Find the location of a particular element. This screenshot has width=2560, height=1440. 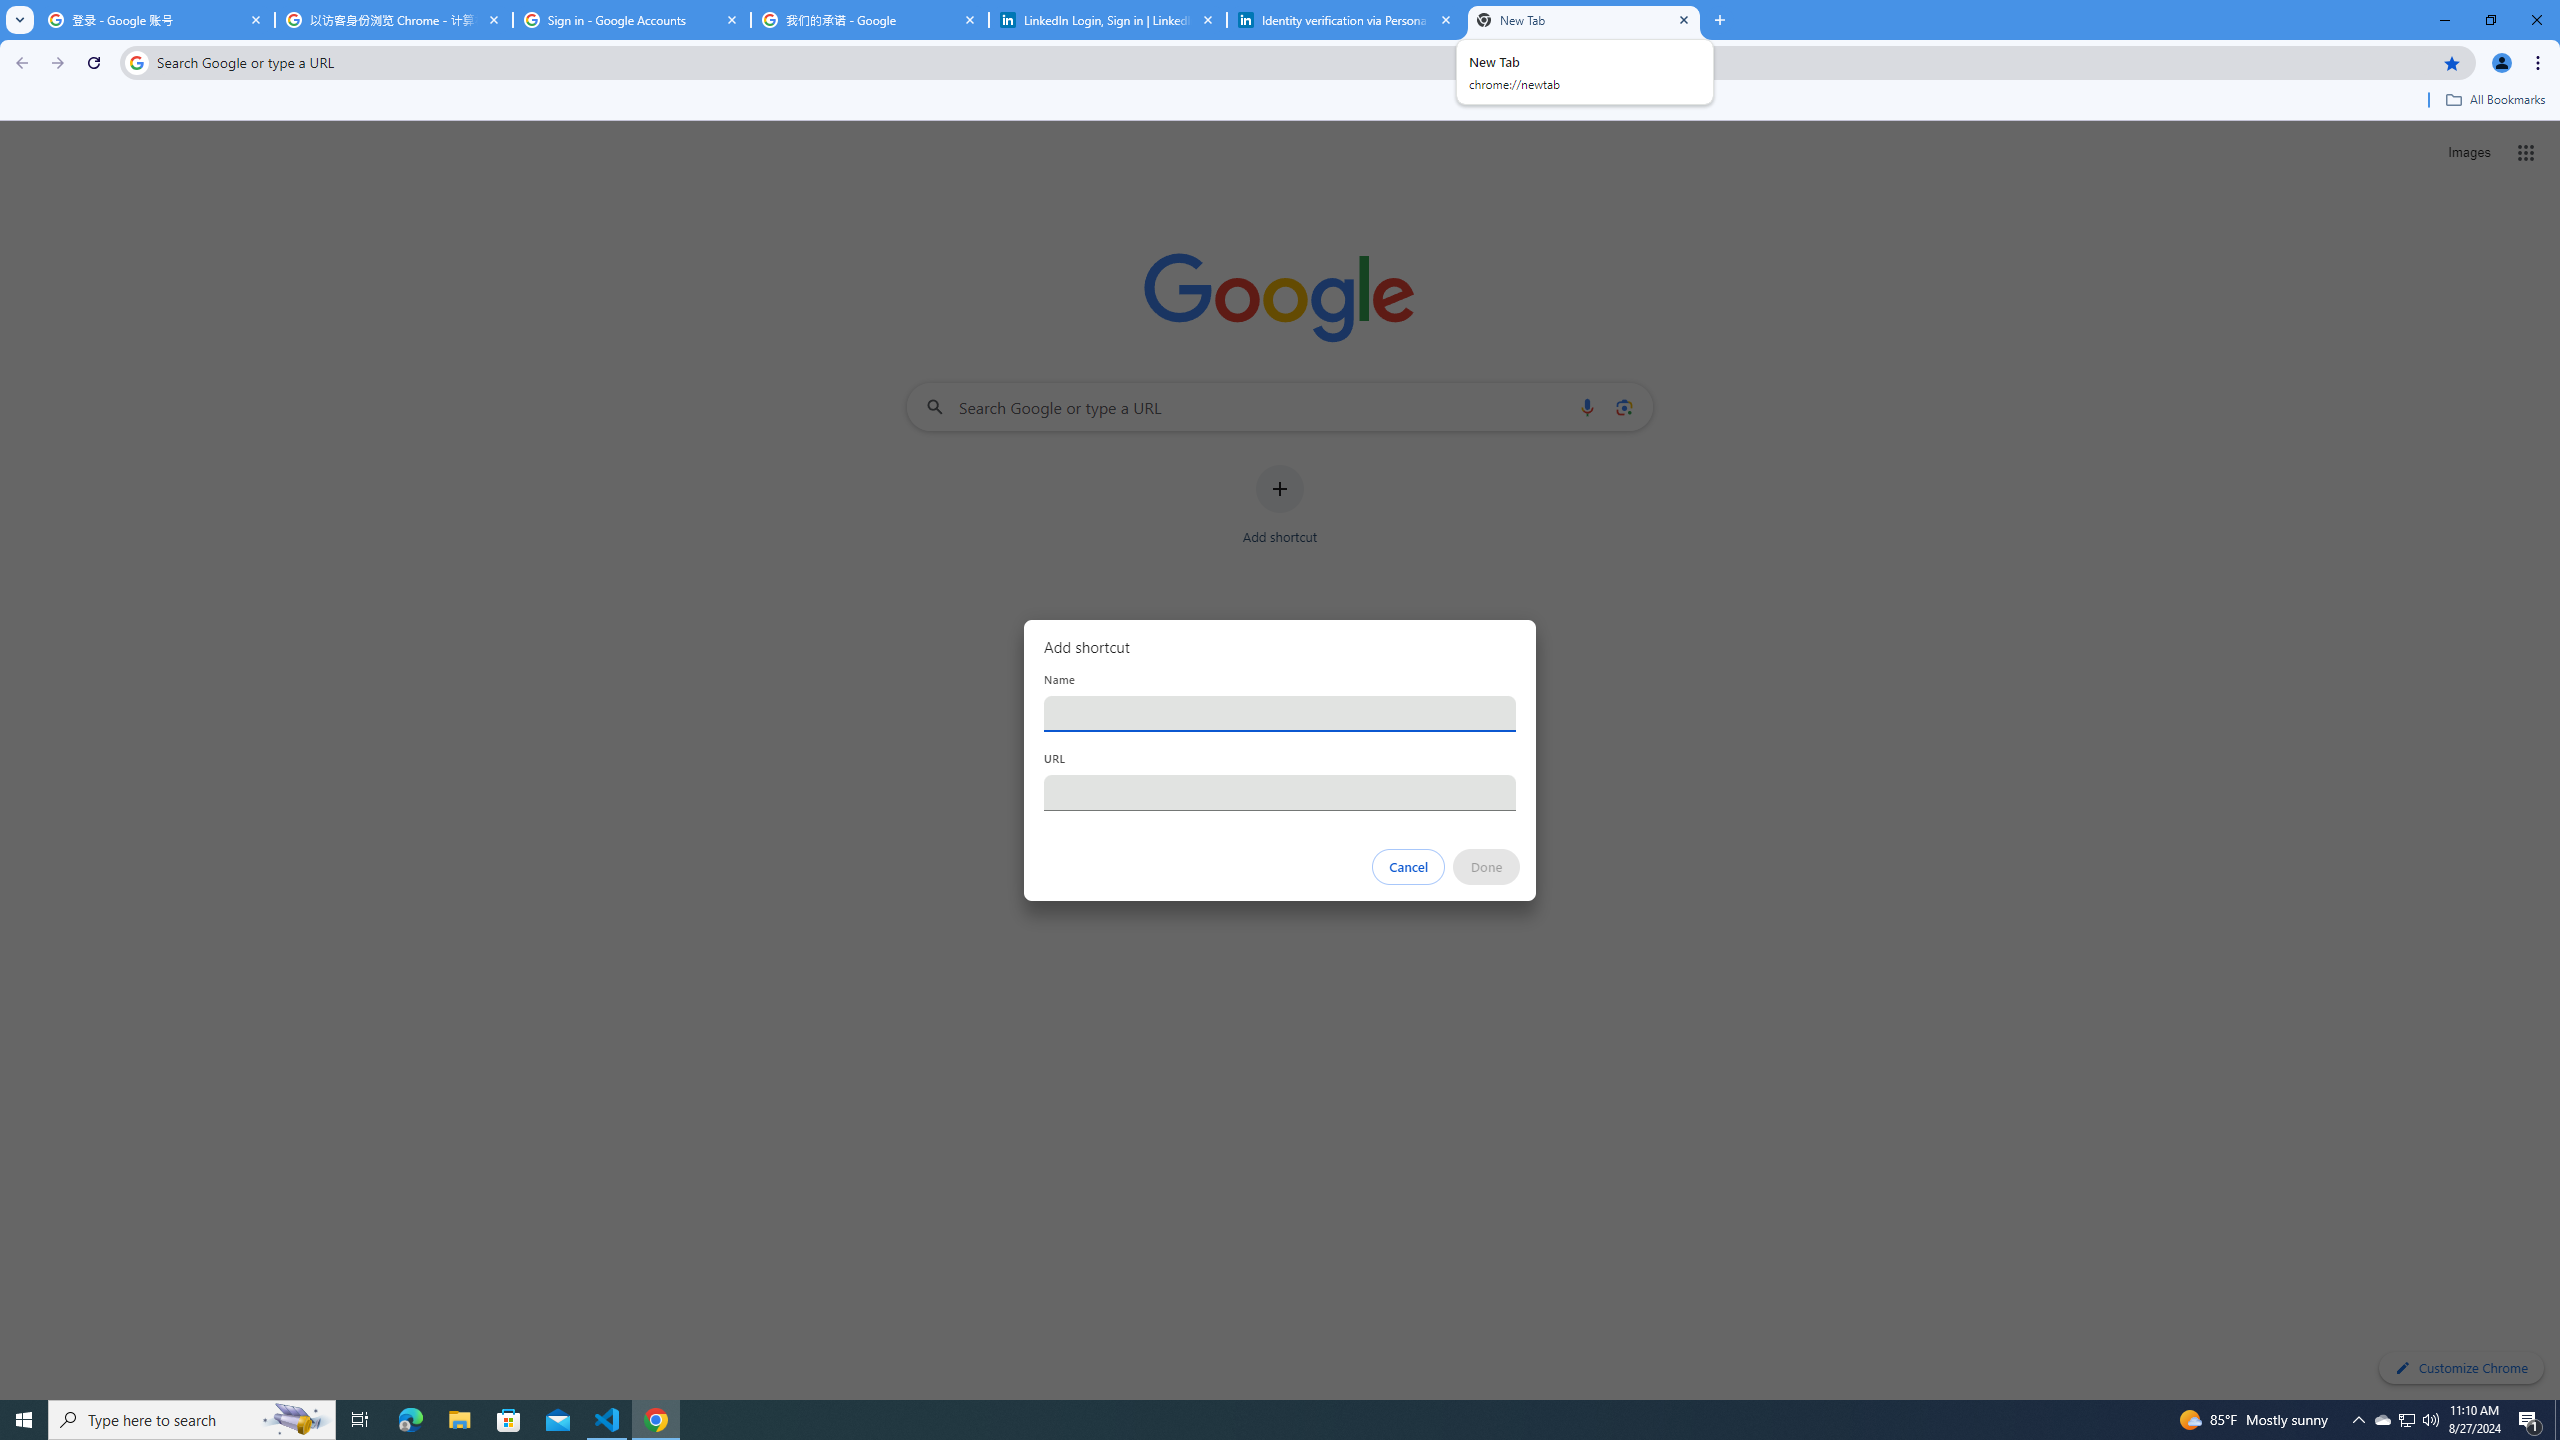

'Done' is located at coordinates (1487, 866).